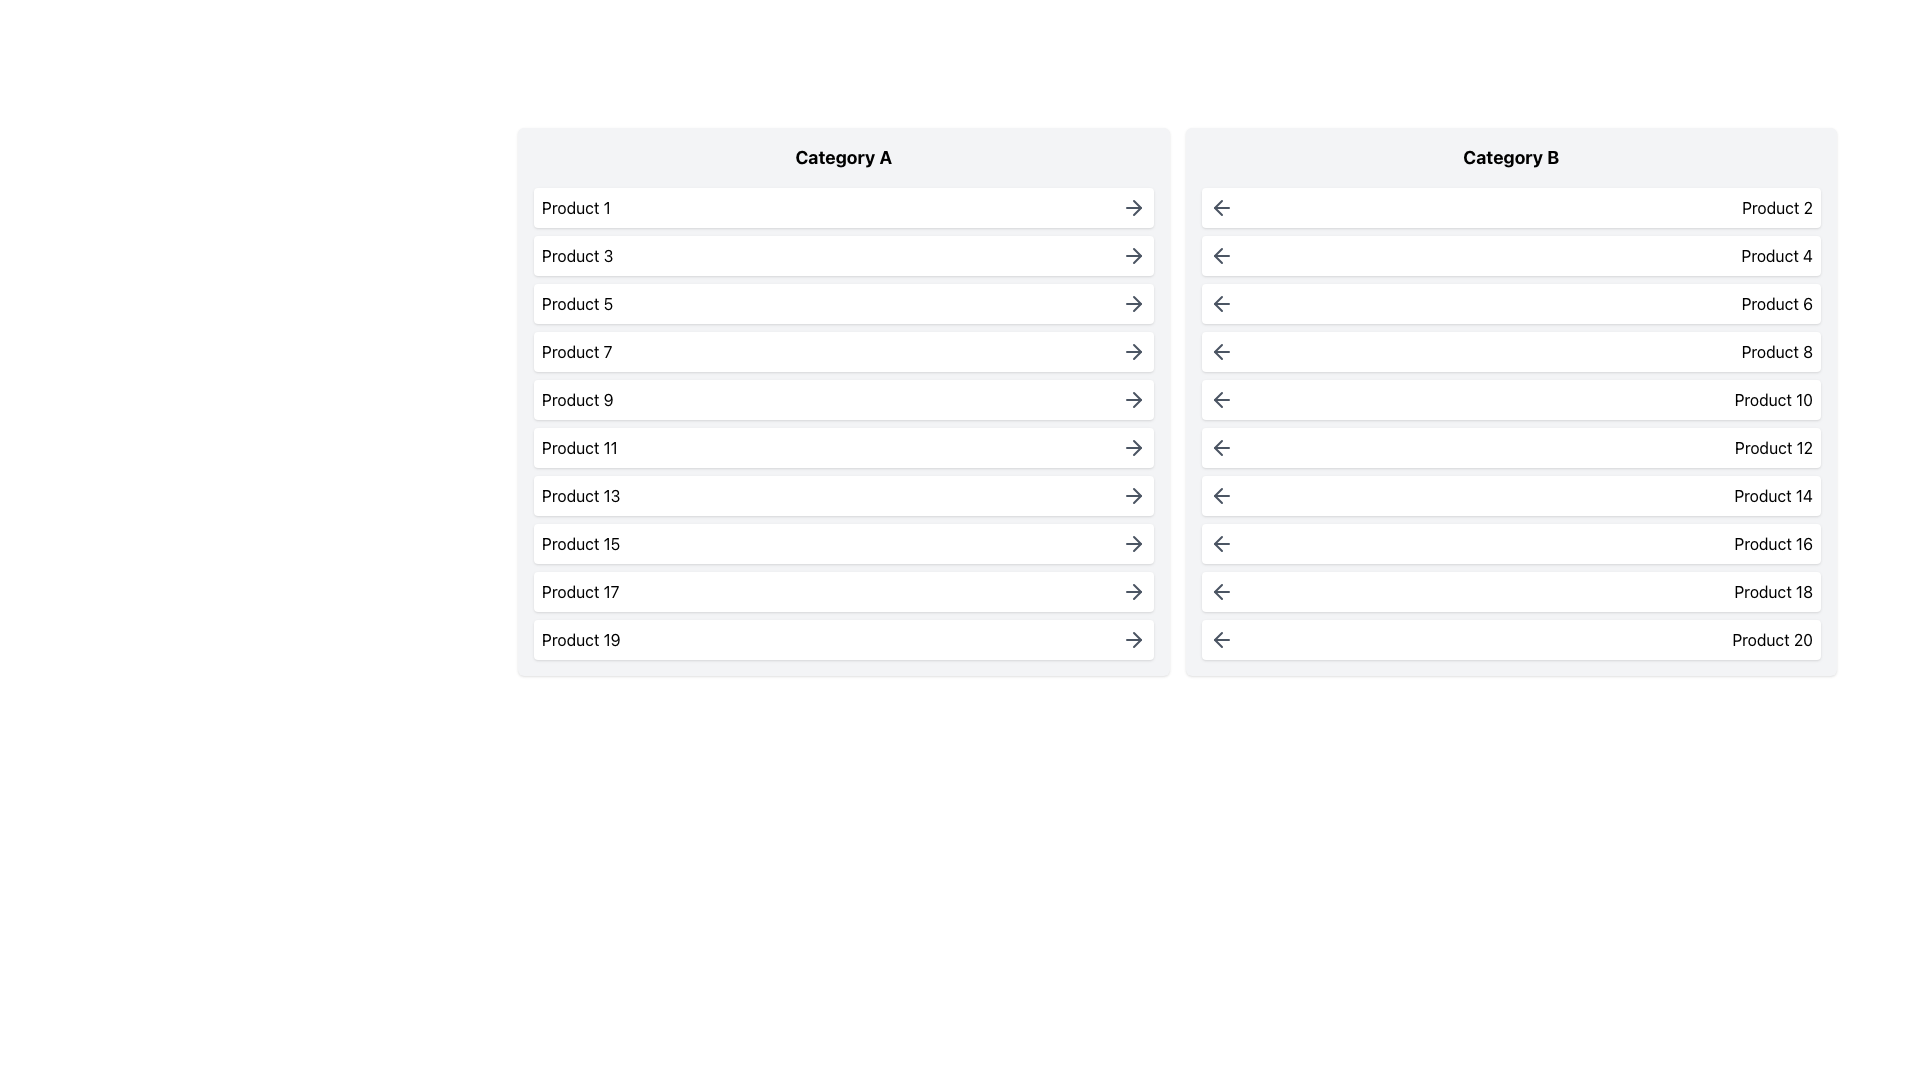 This screenshot has width=1920, height=1080. I want to click on the left-pointing arrow icon located next to the text 'Product 6' in the 'Category B' column, so click(1217, 304).